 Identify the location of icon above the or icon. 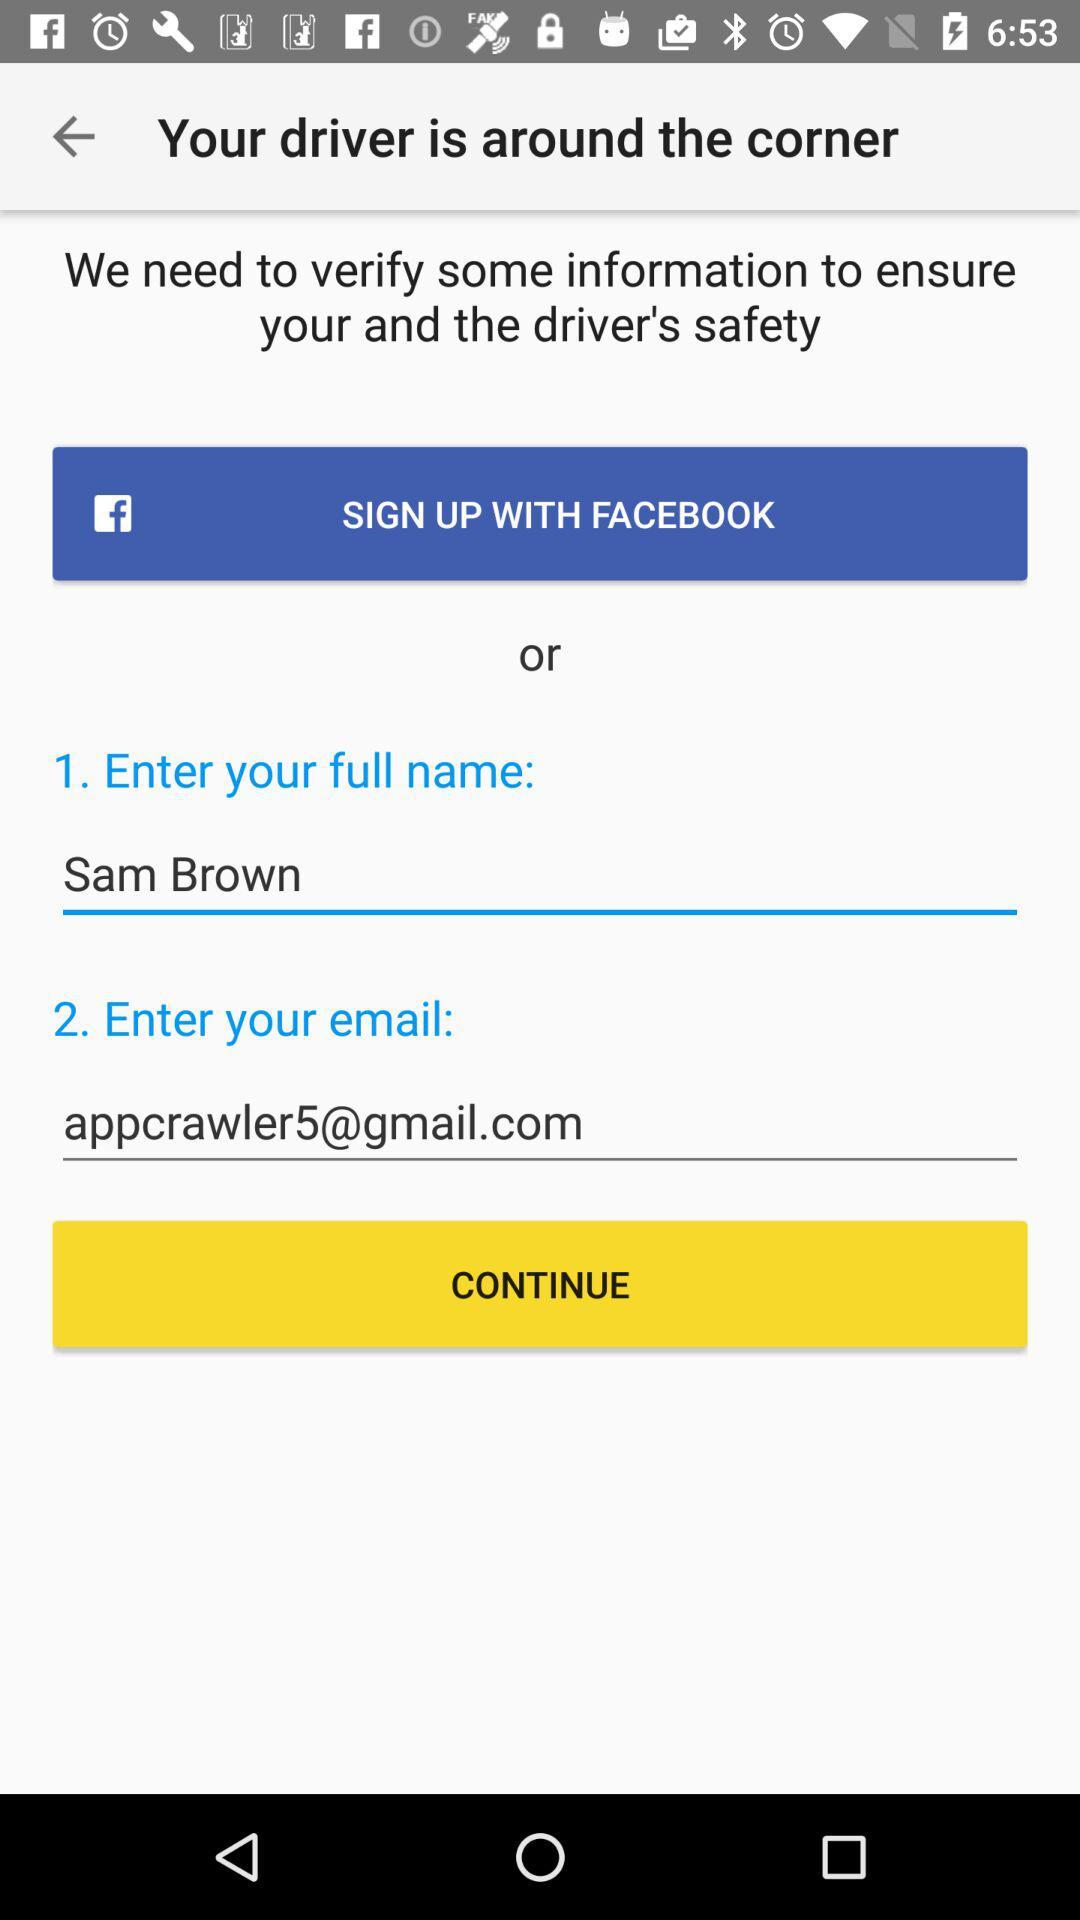
(540, 513).